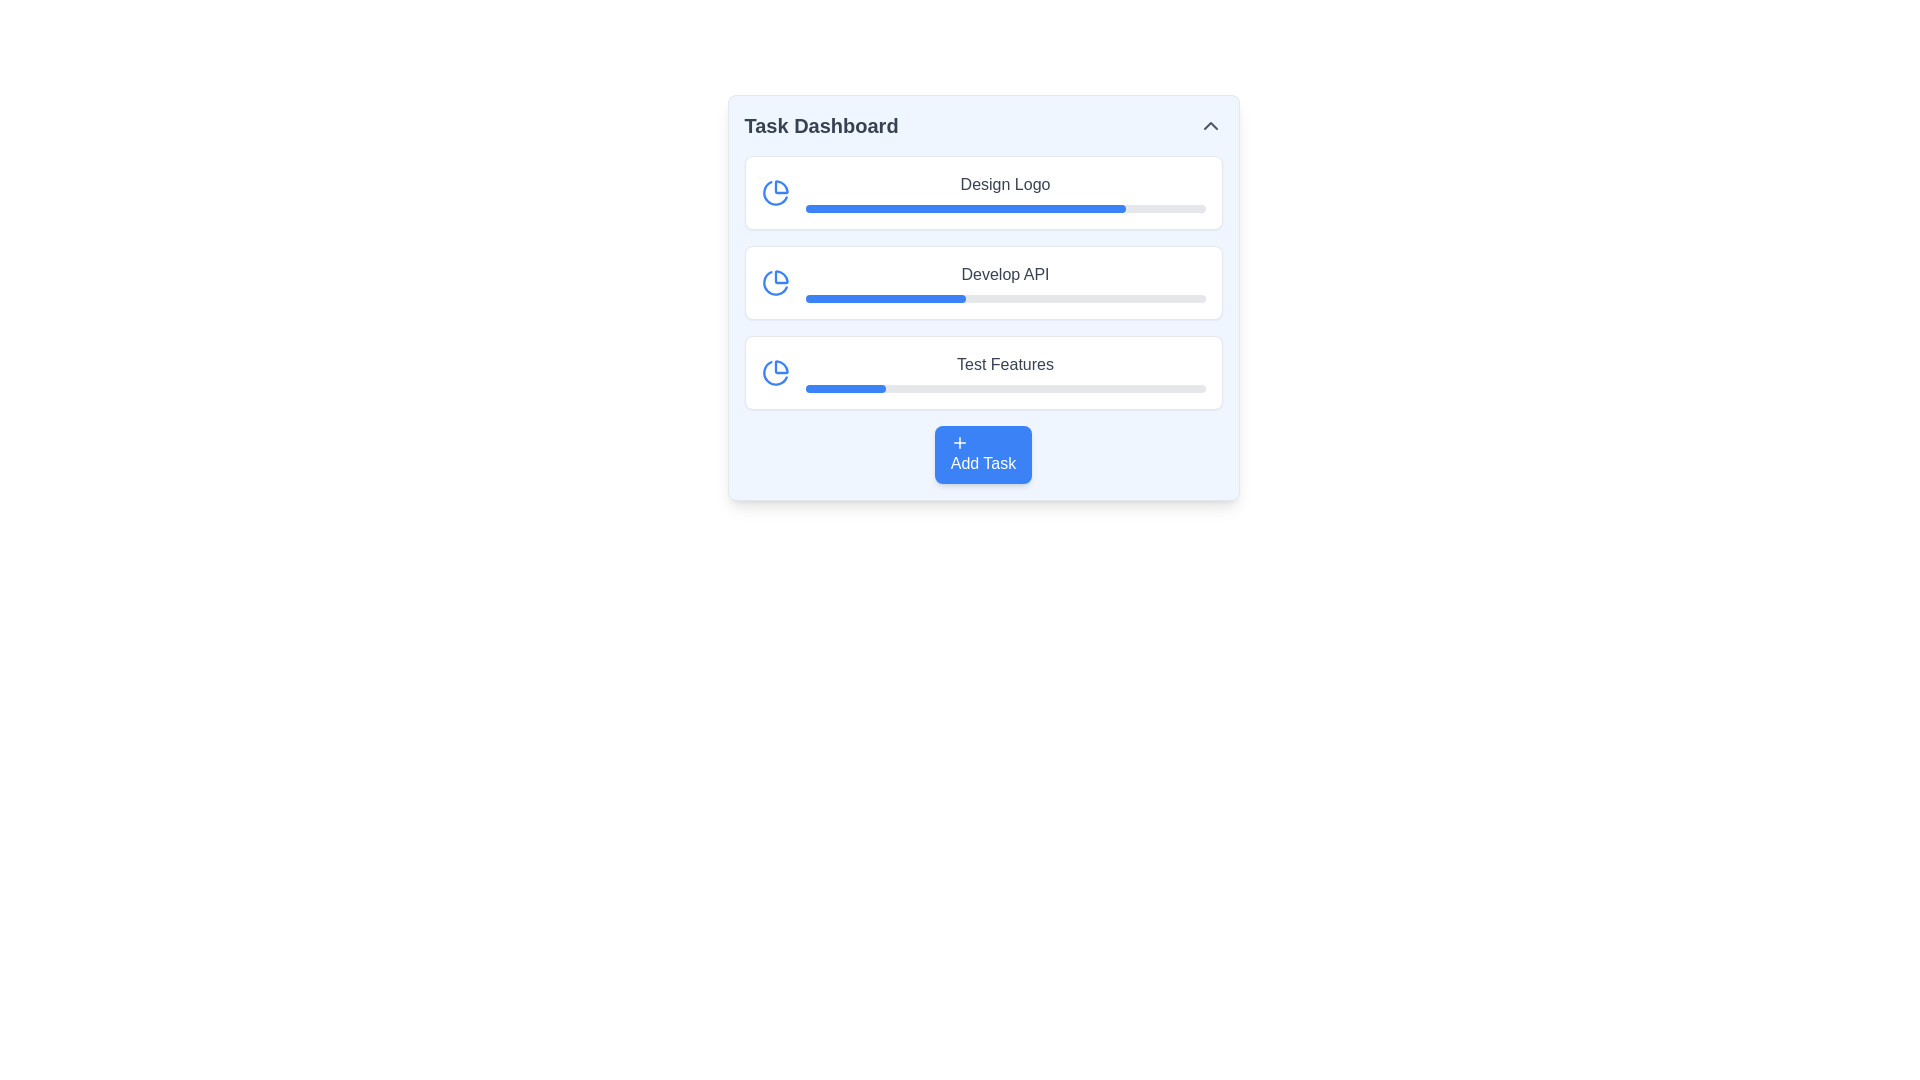  What do you see at coordinates (845, 389) in the screenshot?
I see `the progress bar segment indicating 20% completion for the task labeled 'Test Features.'` at bounding box center [845, 389].